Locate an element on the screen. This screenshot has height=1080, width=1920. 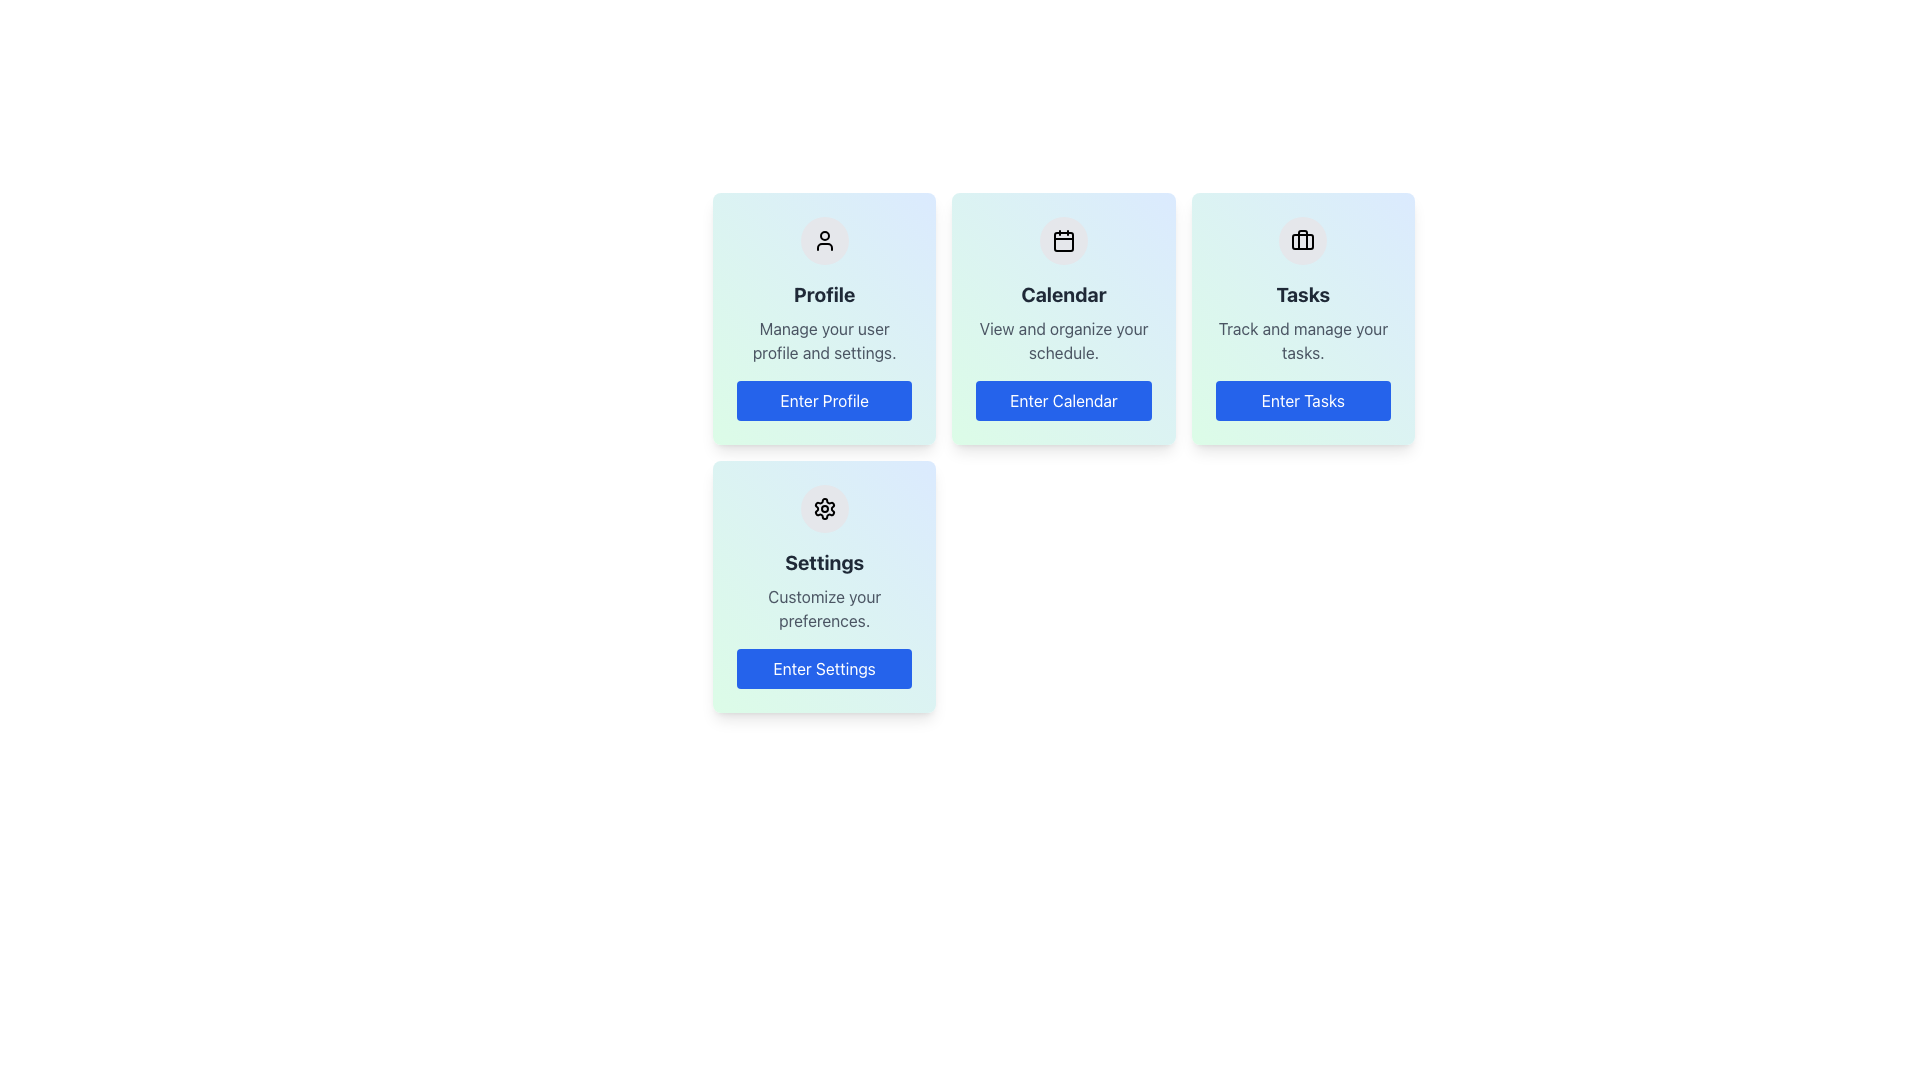
the circular settings icon with a light gray background and black outline, which contains a gear symbol at its center, located within the 'Settings' card component is located at coordinates (824, 508).